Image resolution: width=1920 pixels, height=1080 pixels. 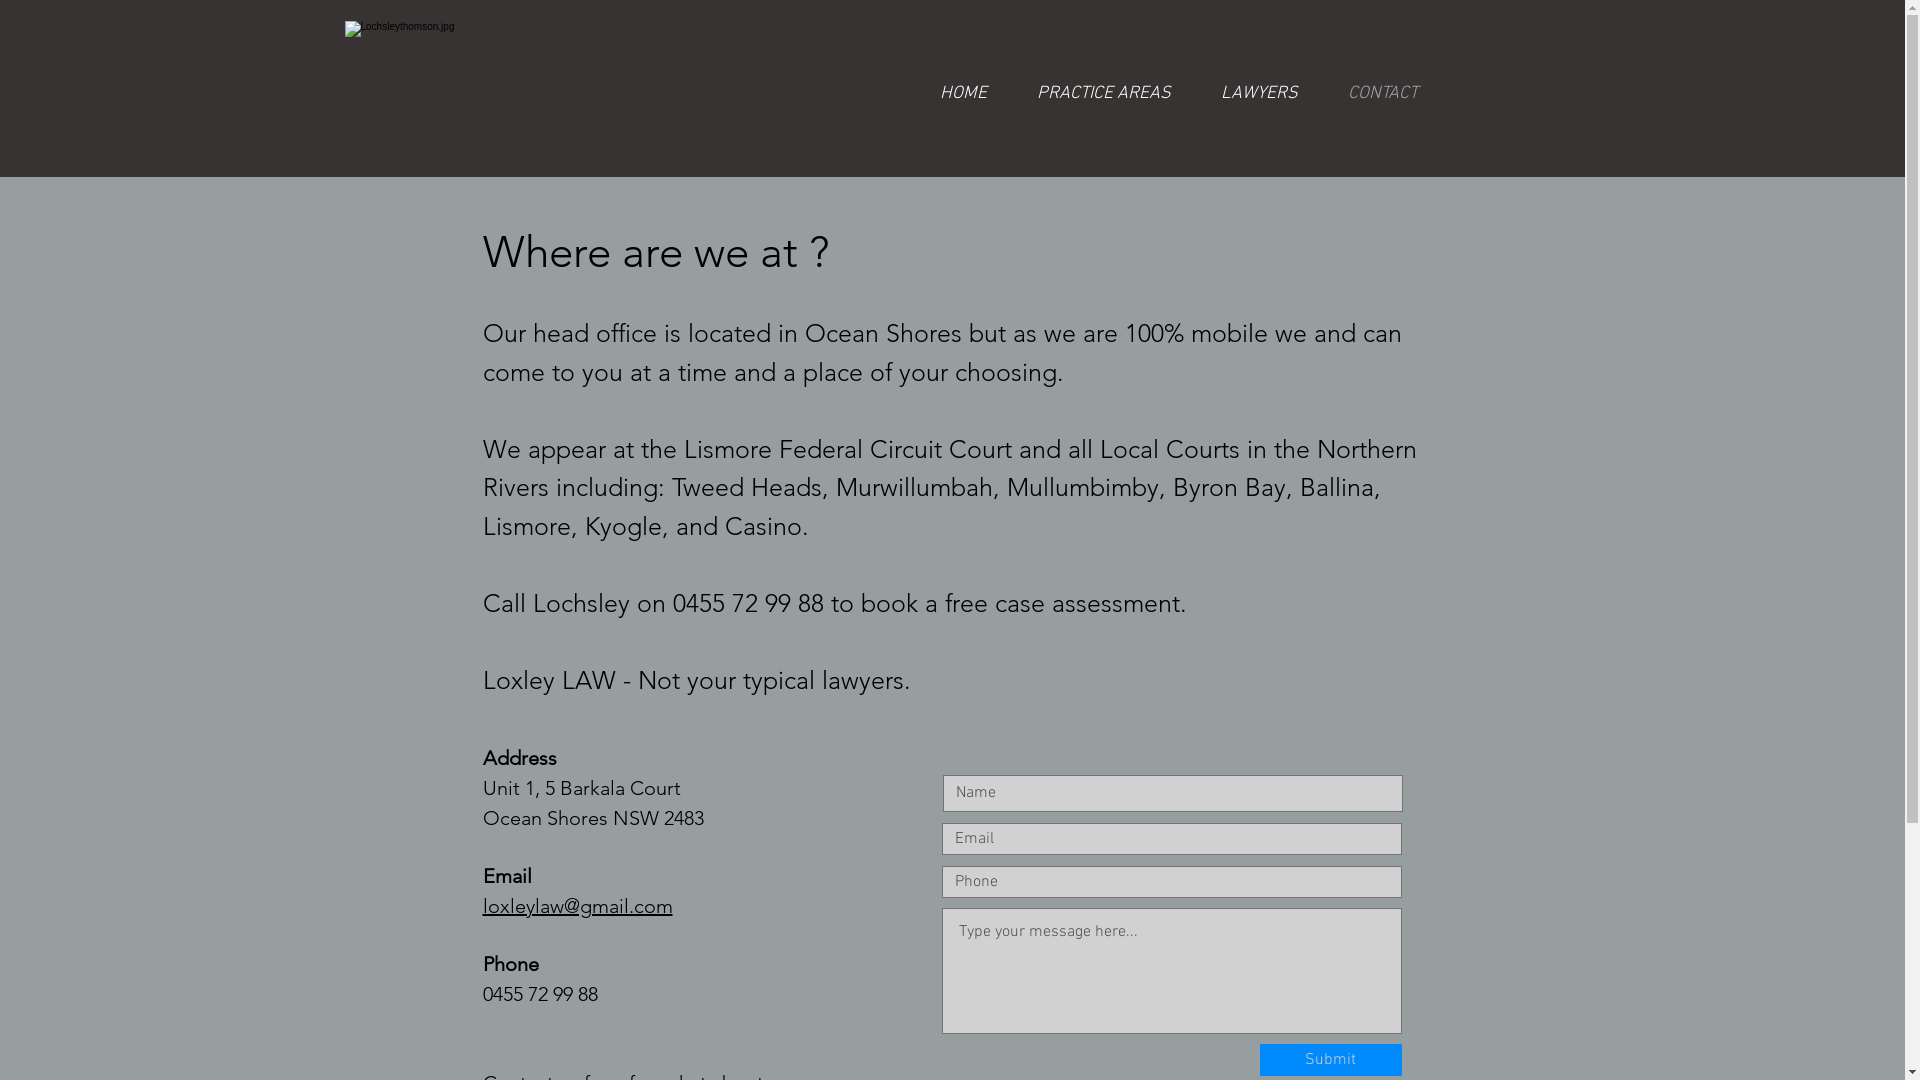 I want to click on 'loxleylaw@gmail.com', so click(x=575, y=906).